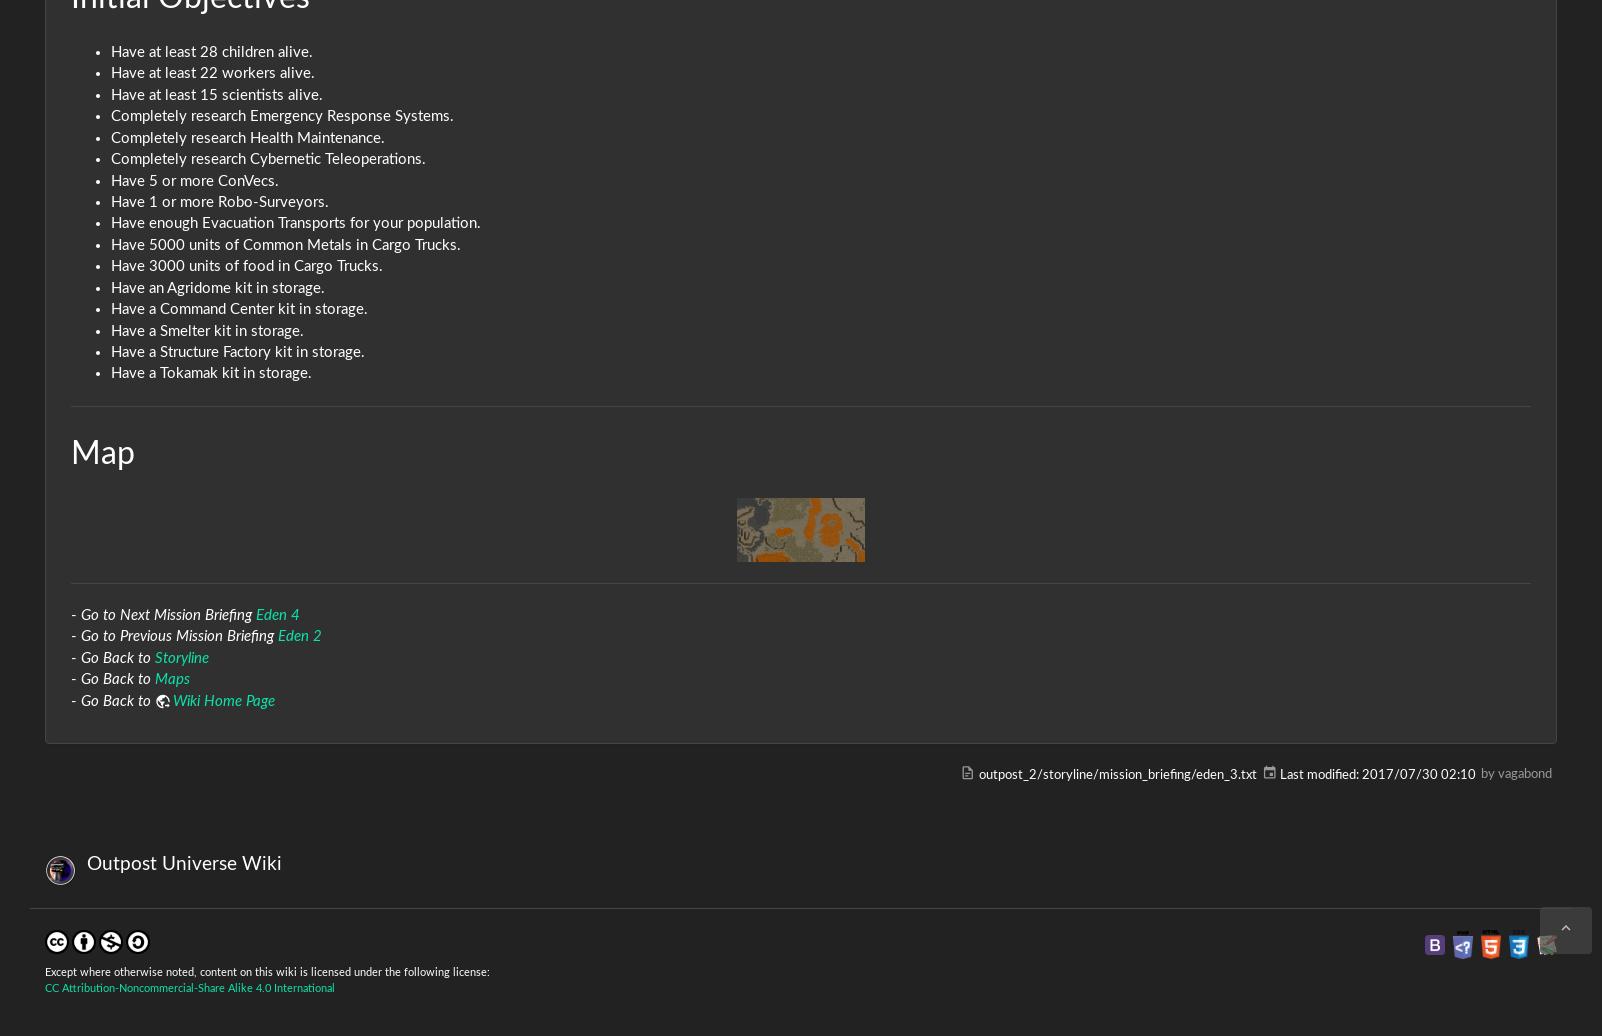  What do you see at coordinates (211, 373) in the screenshot?
I see `'Have a Tokamak kit in storage.'` at bounding box center [211, 373].